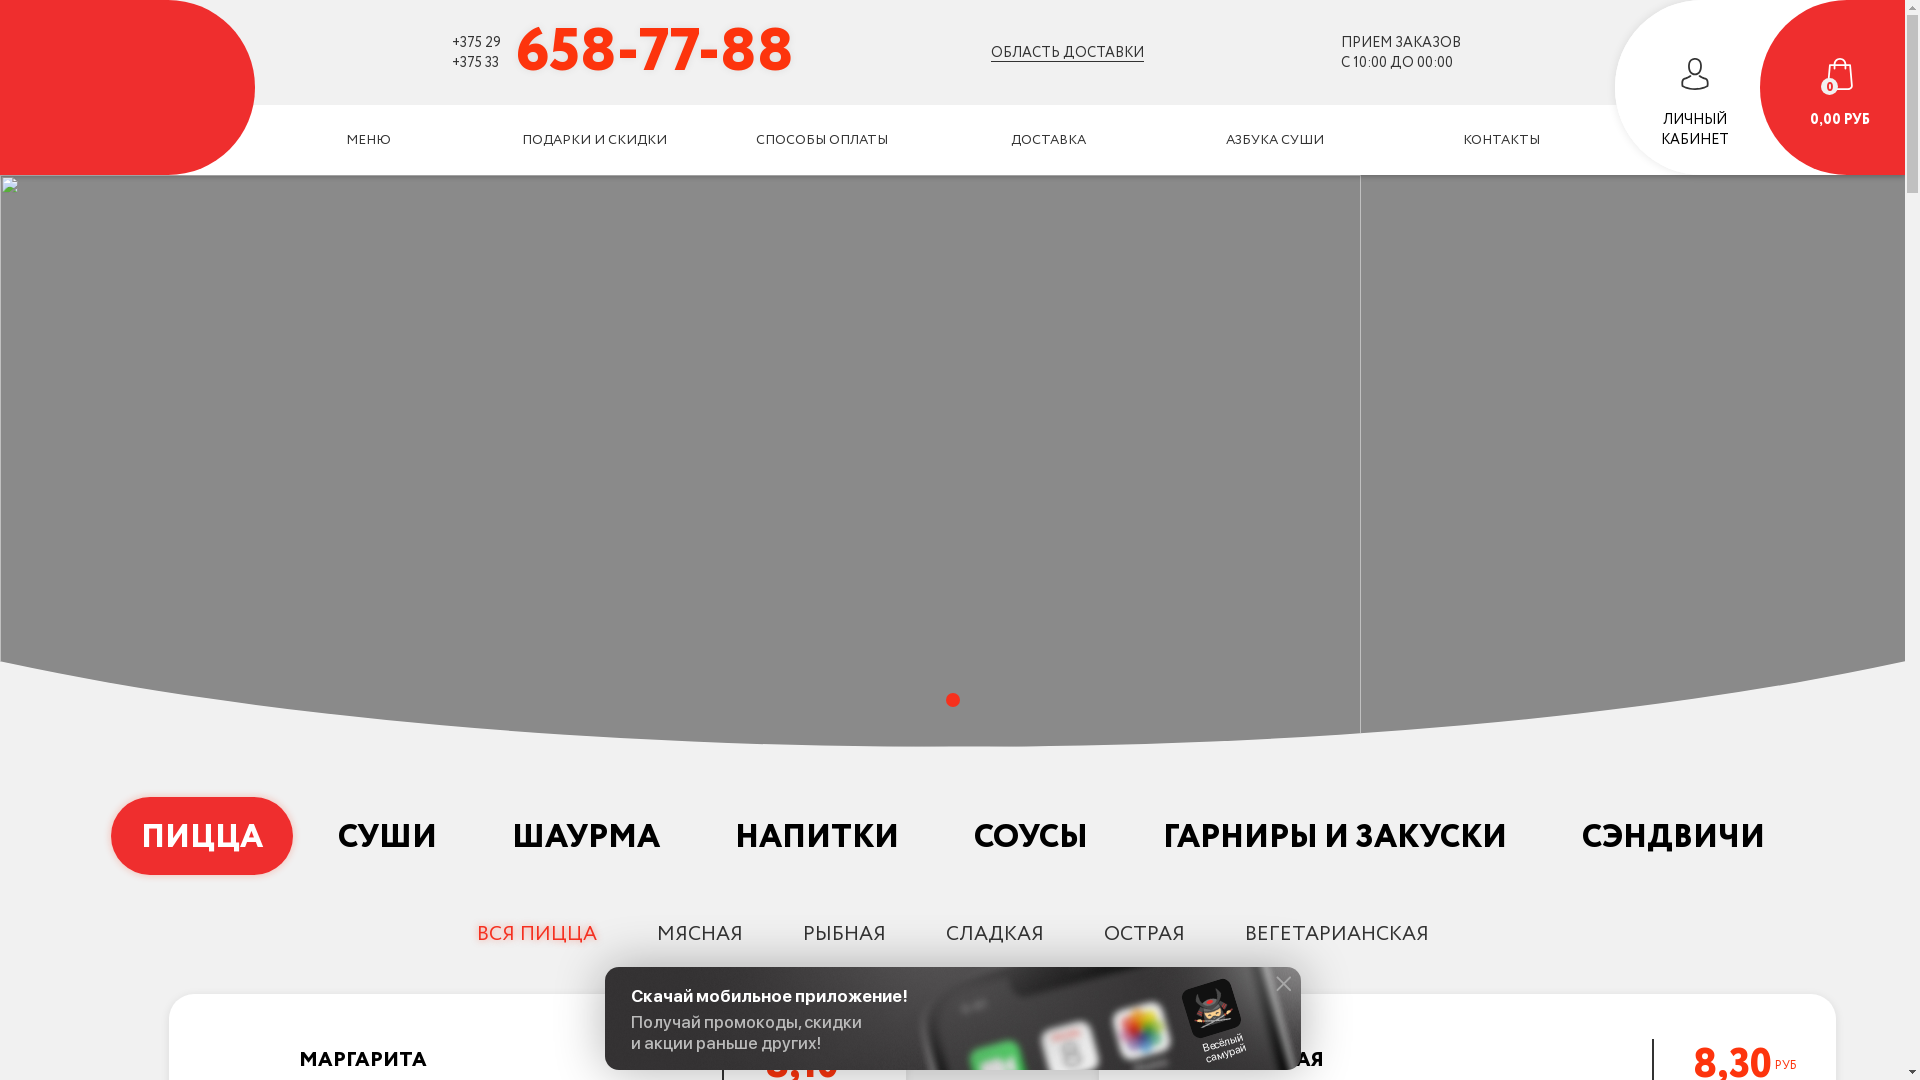 The height and width of the screenshot is (1080, 1920). I want to click on '+375 33', so click(474, 60).